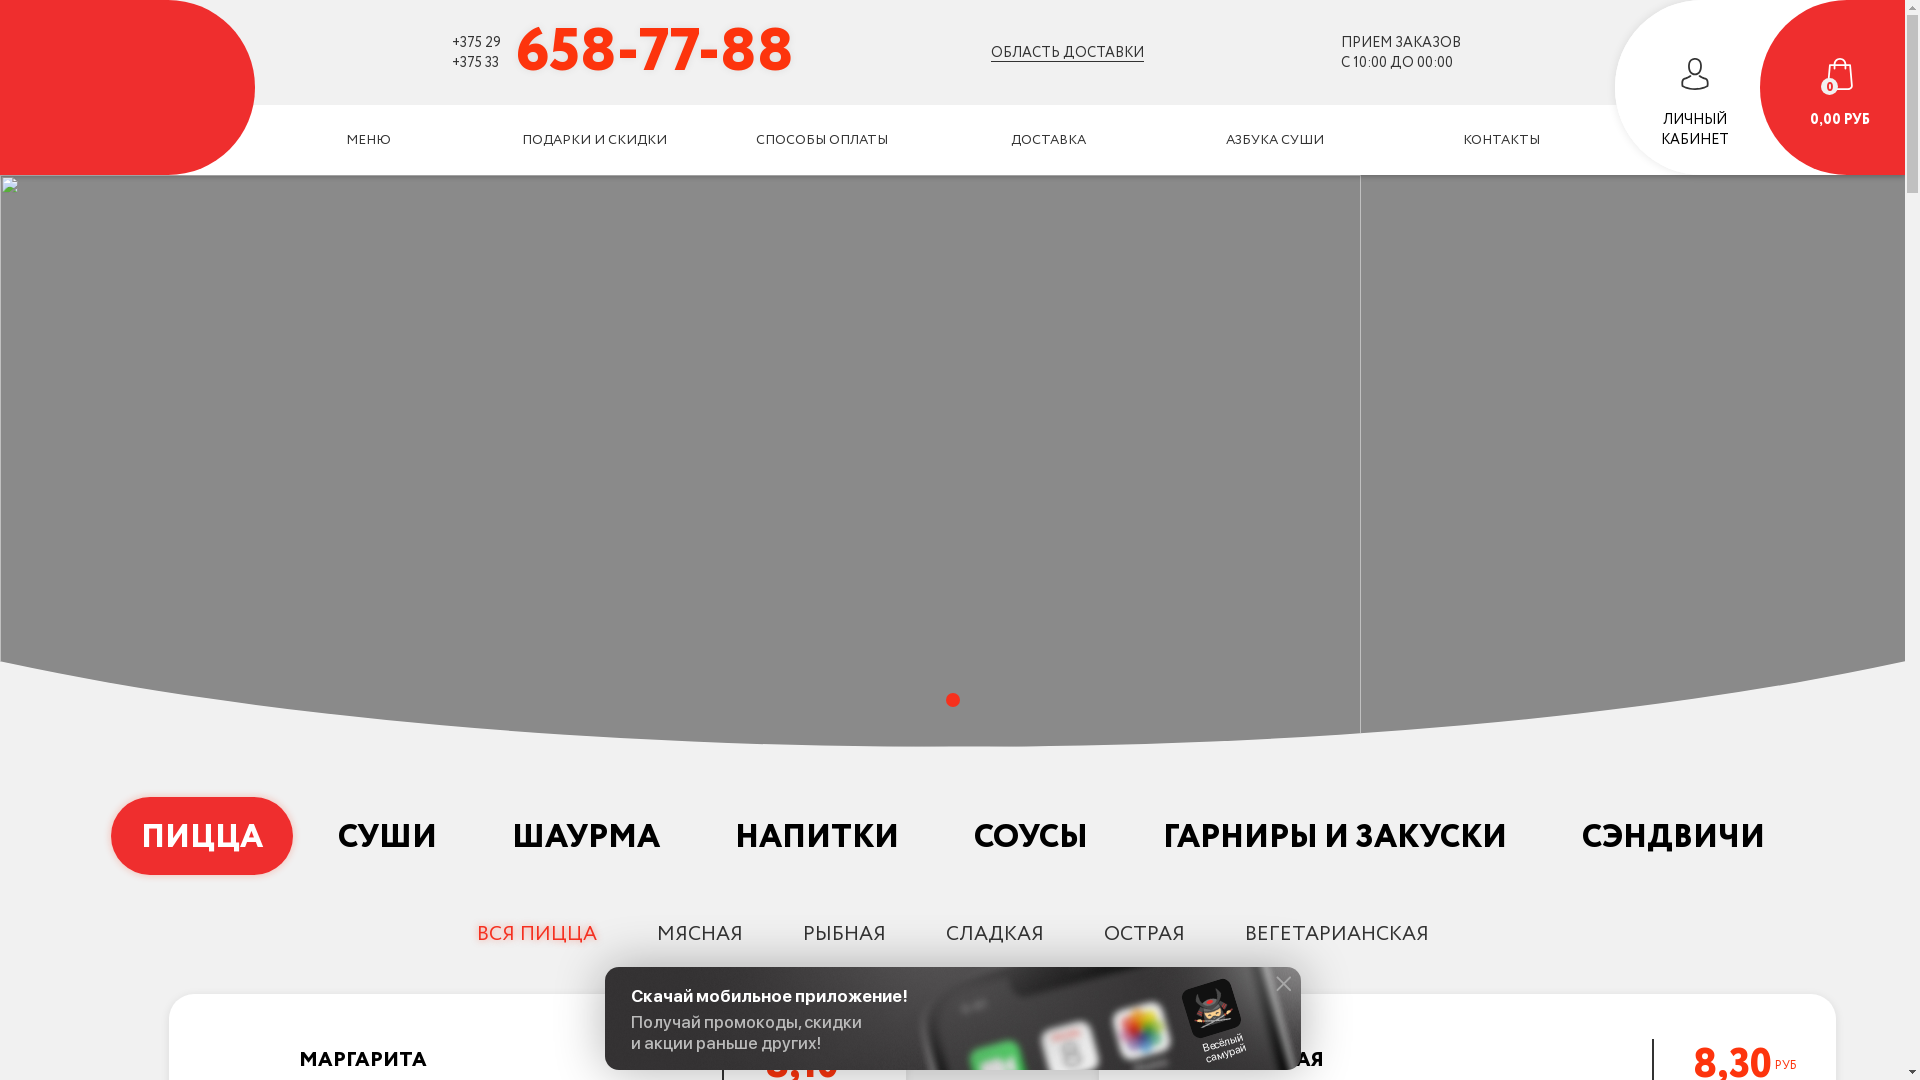 The height and width of the screenshot is (1080, 1920). I want to click on '+375 33', so click(474, 60).